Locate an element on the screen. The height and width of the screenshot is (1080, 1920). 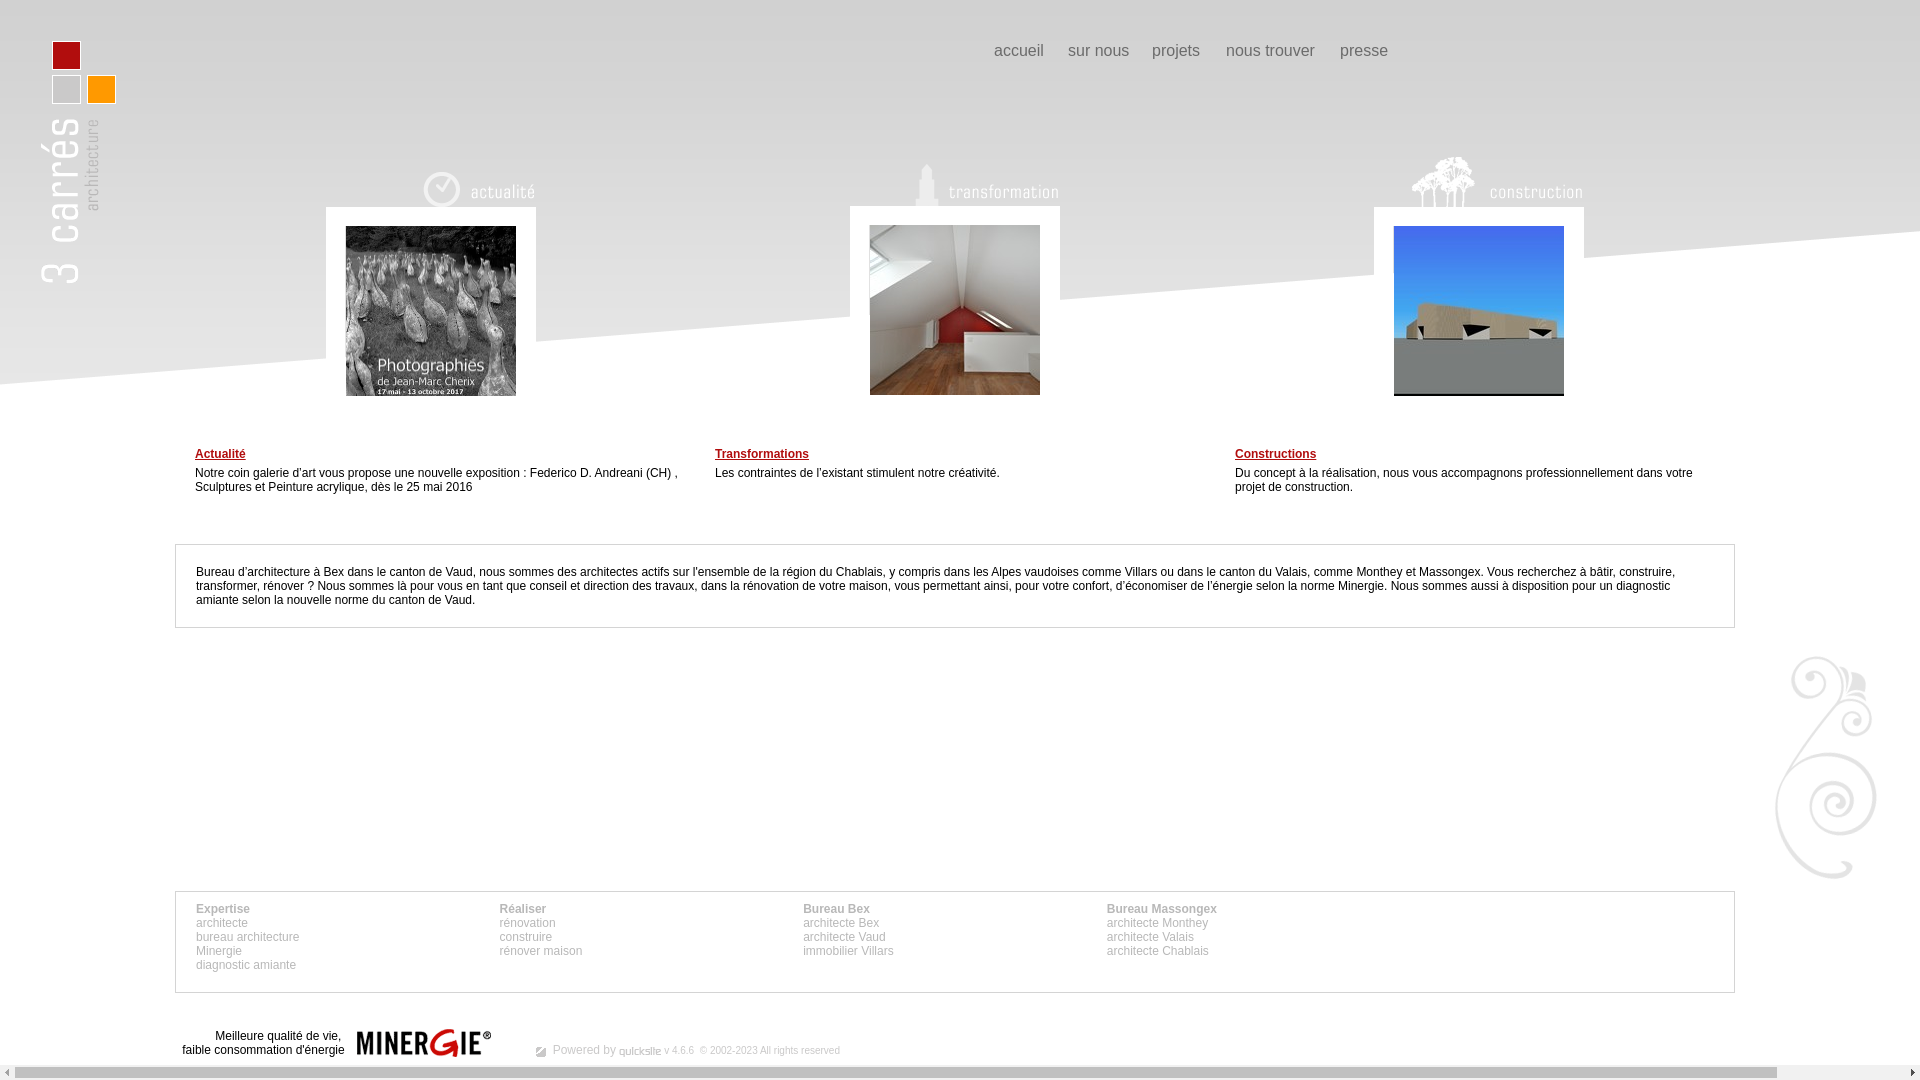
'architectes' is located at coordinates (579, 571).